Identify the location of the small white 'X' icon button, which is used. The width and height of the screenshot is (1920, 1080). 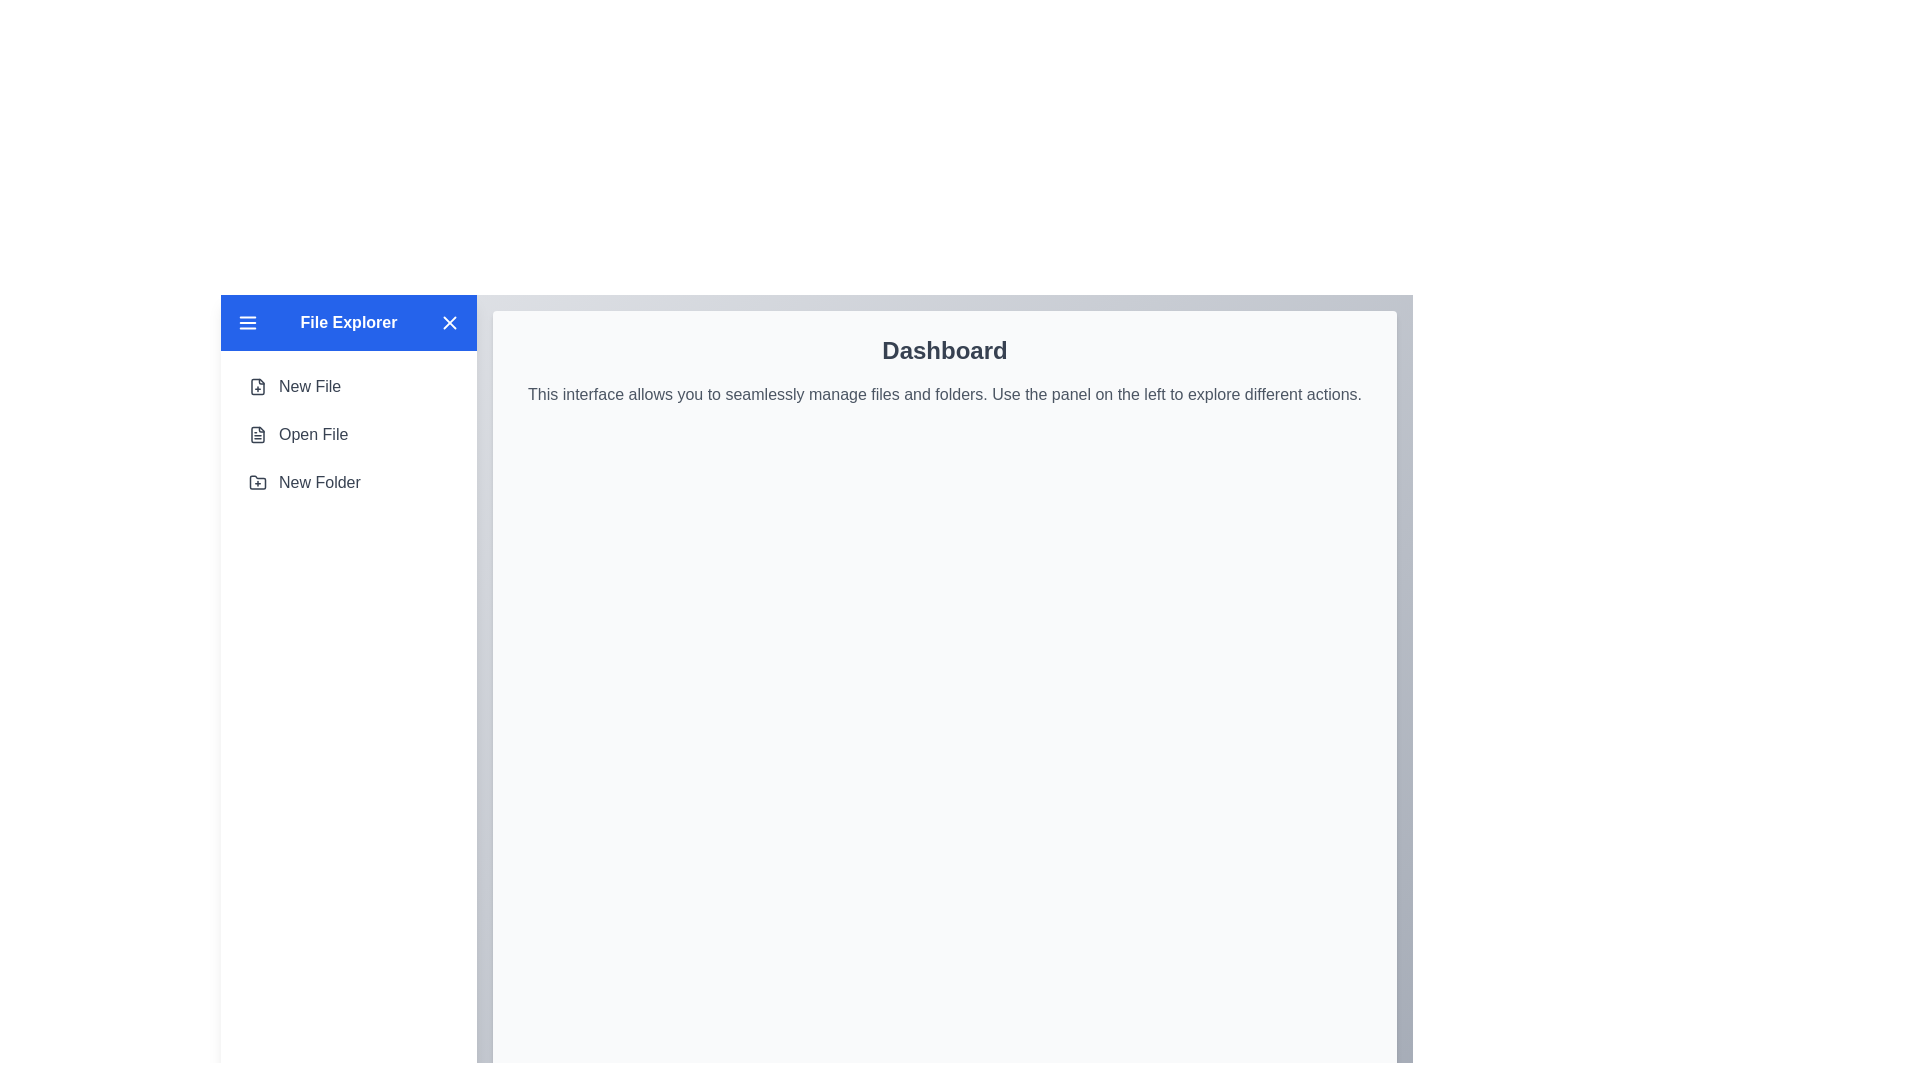
(449, 322).